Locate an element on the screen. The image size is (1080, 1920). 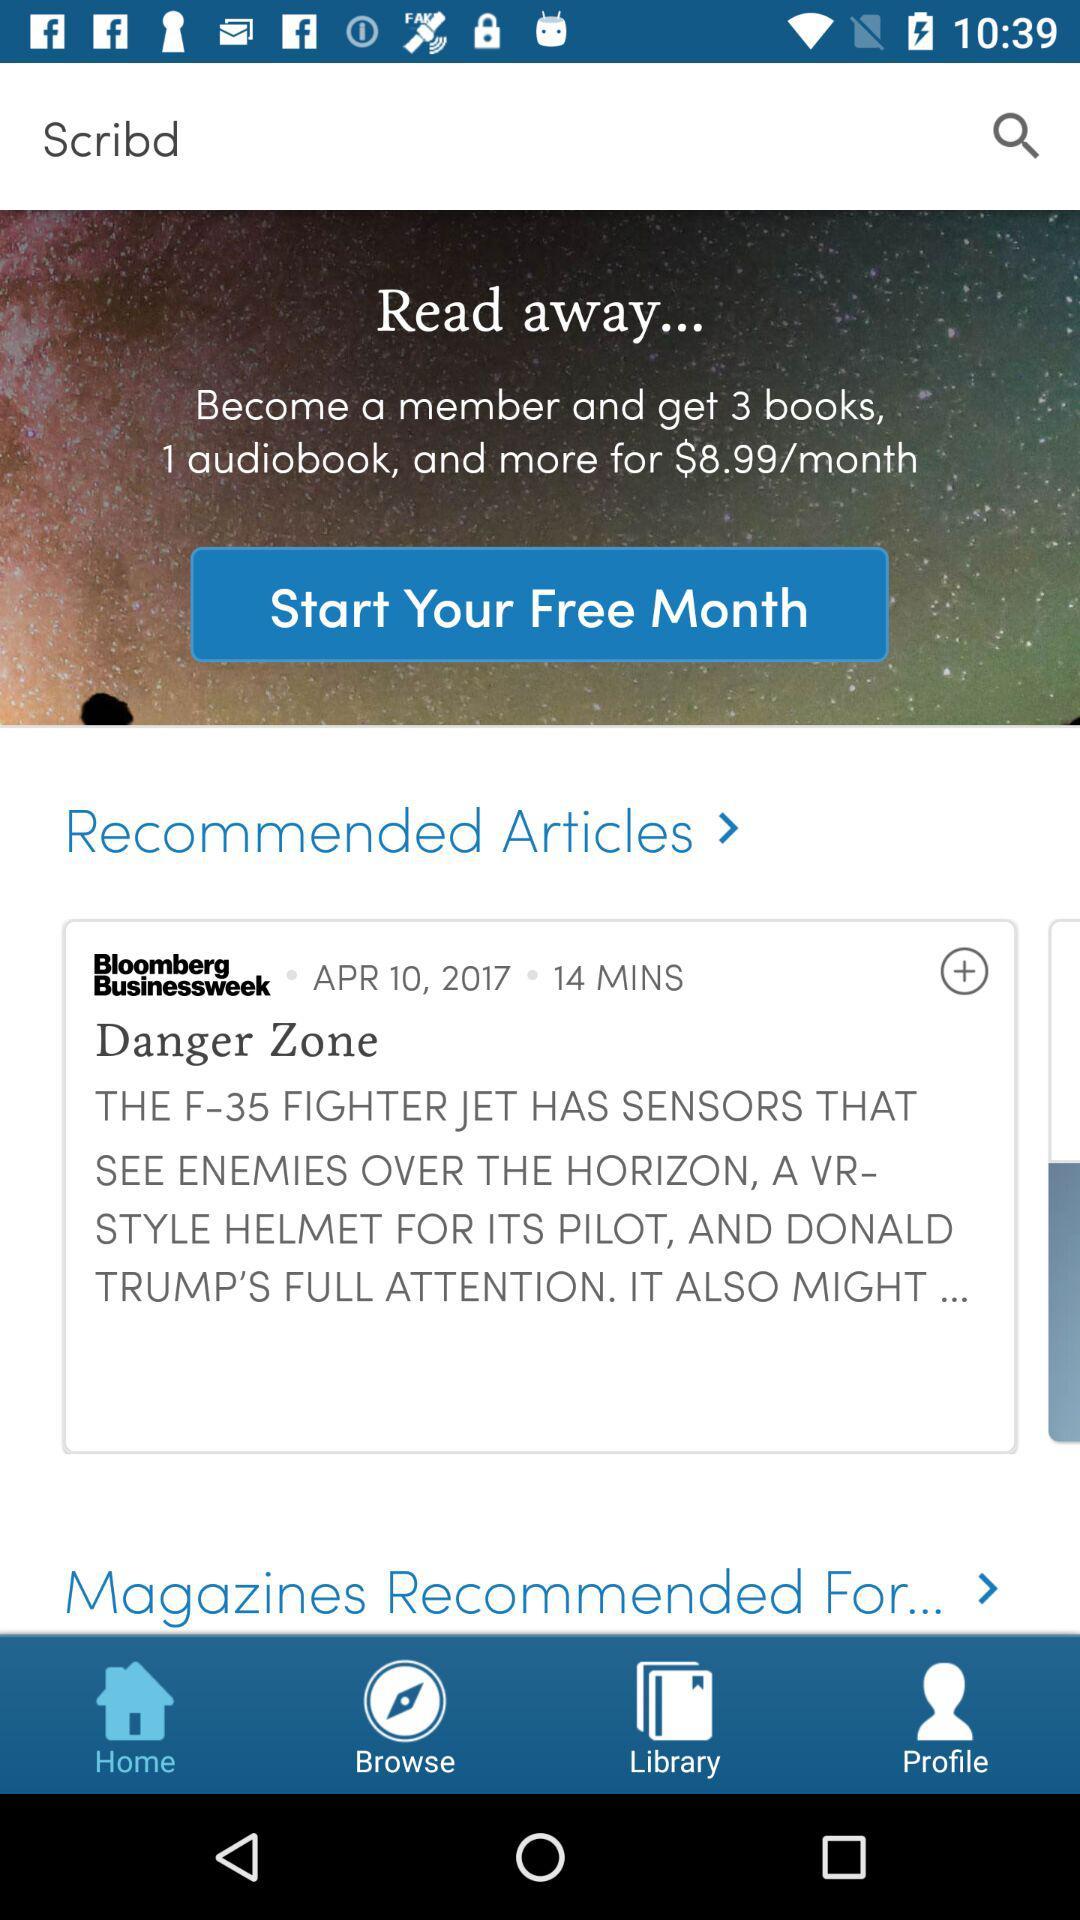
the item next to 14 mins icon is located at coordinates (963, 971).